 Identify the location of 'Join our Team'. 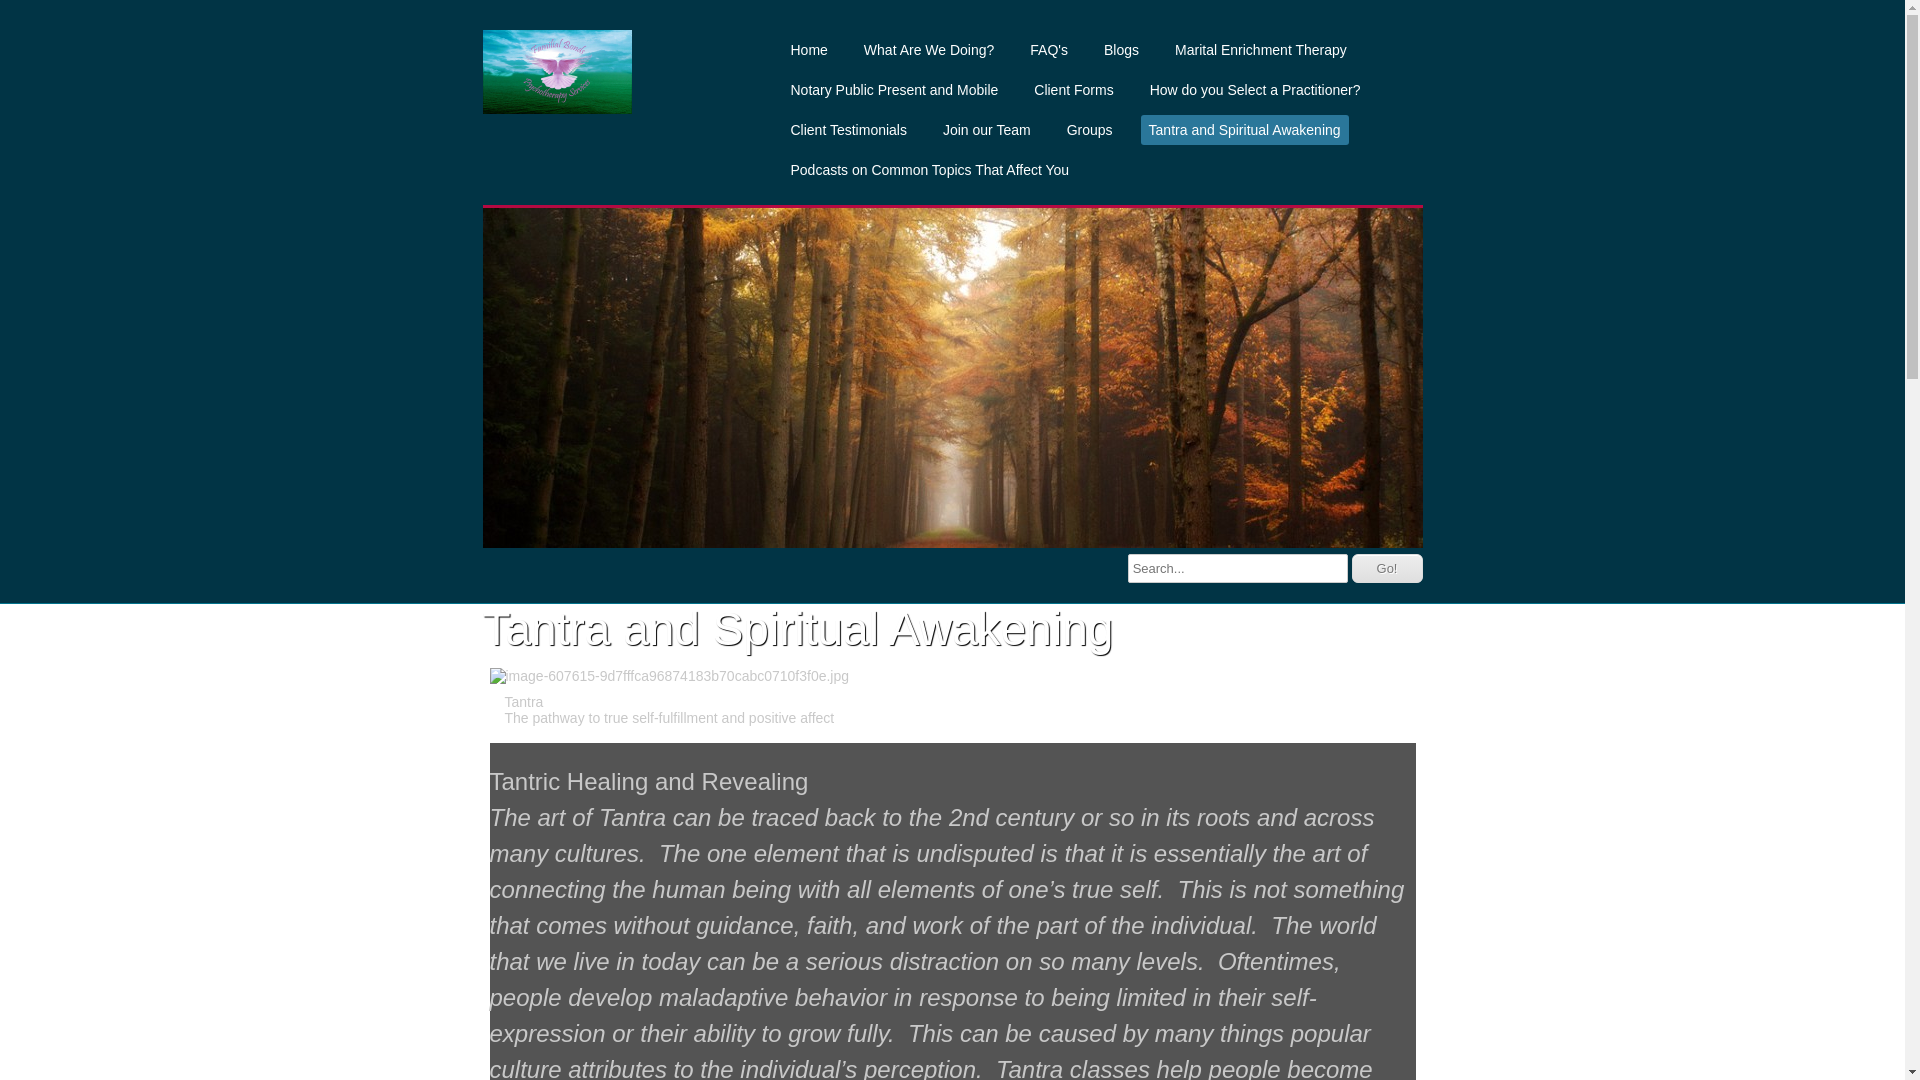
(987, 130).